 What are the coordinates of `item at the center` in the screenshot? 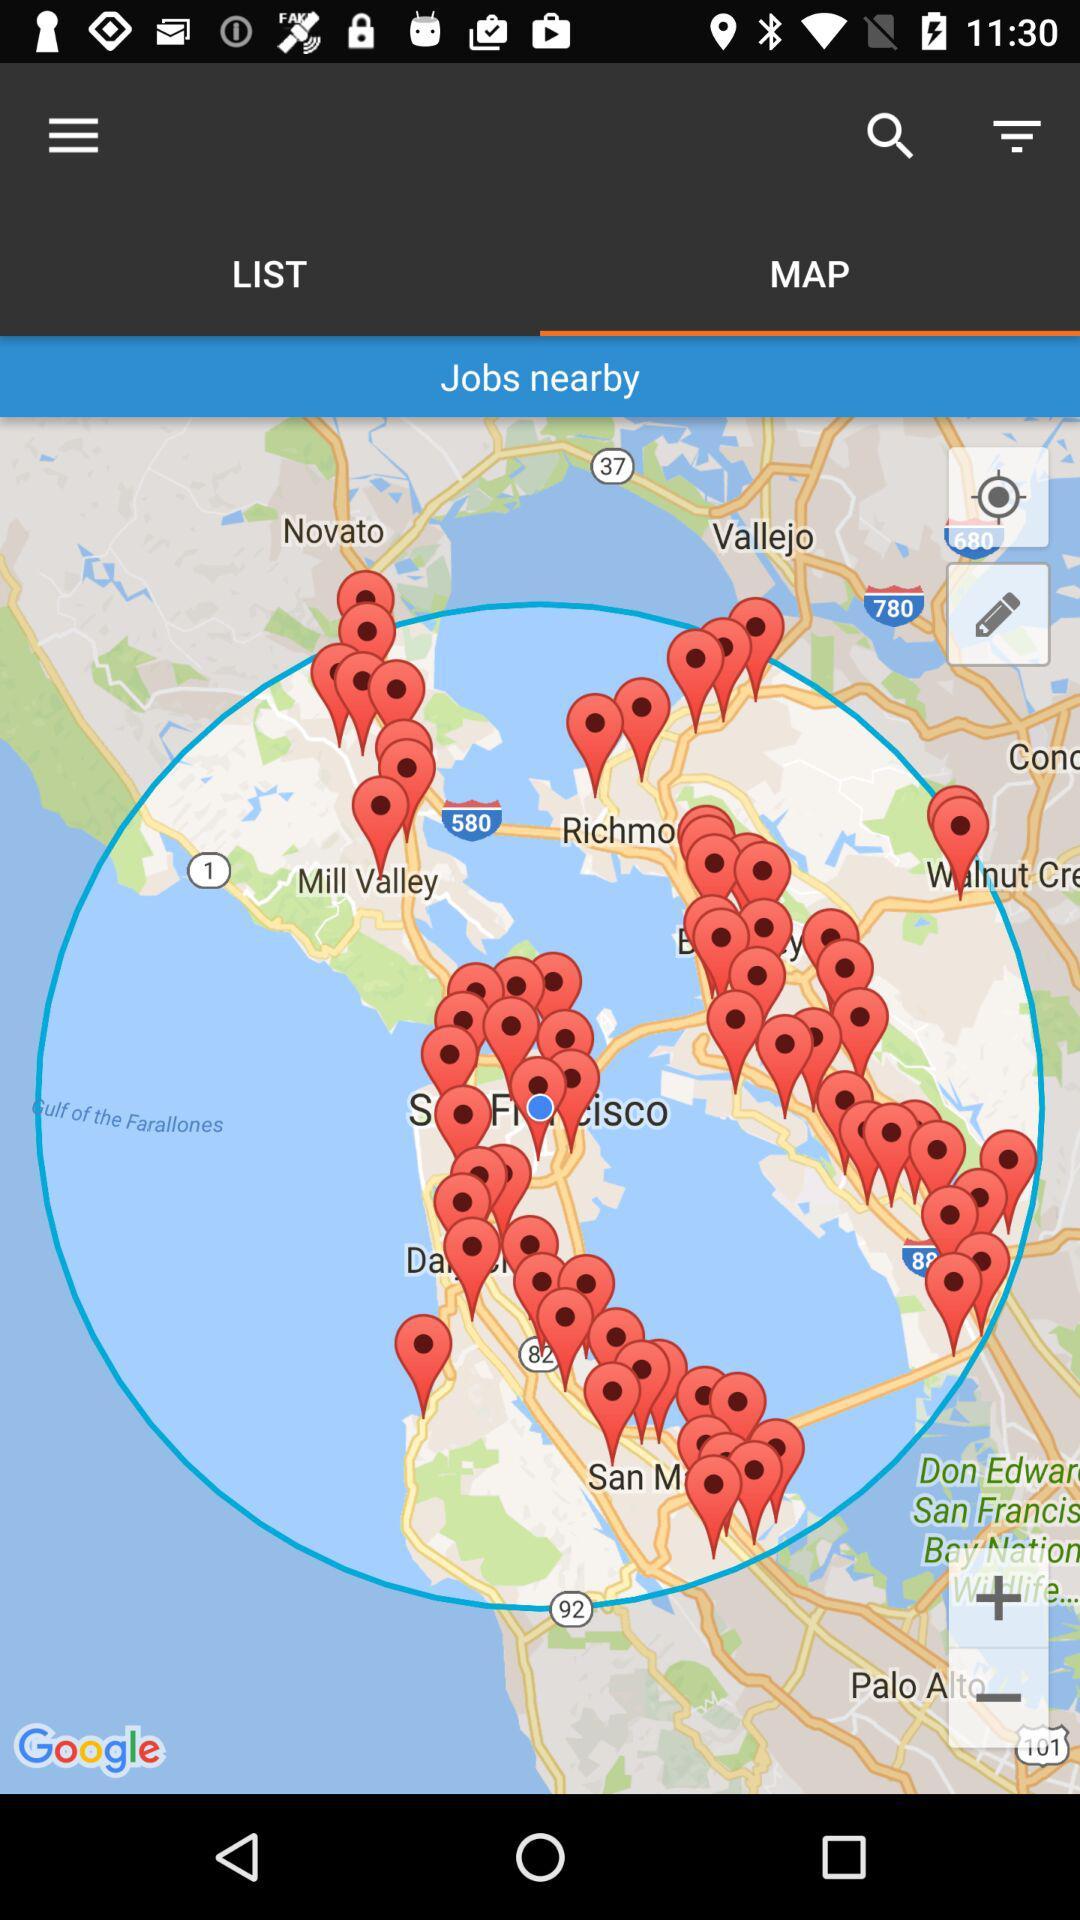 It's located at (540, 1104).